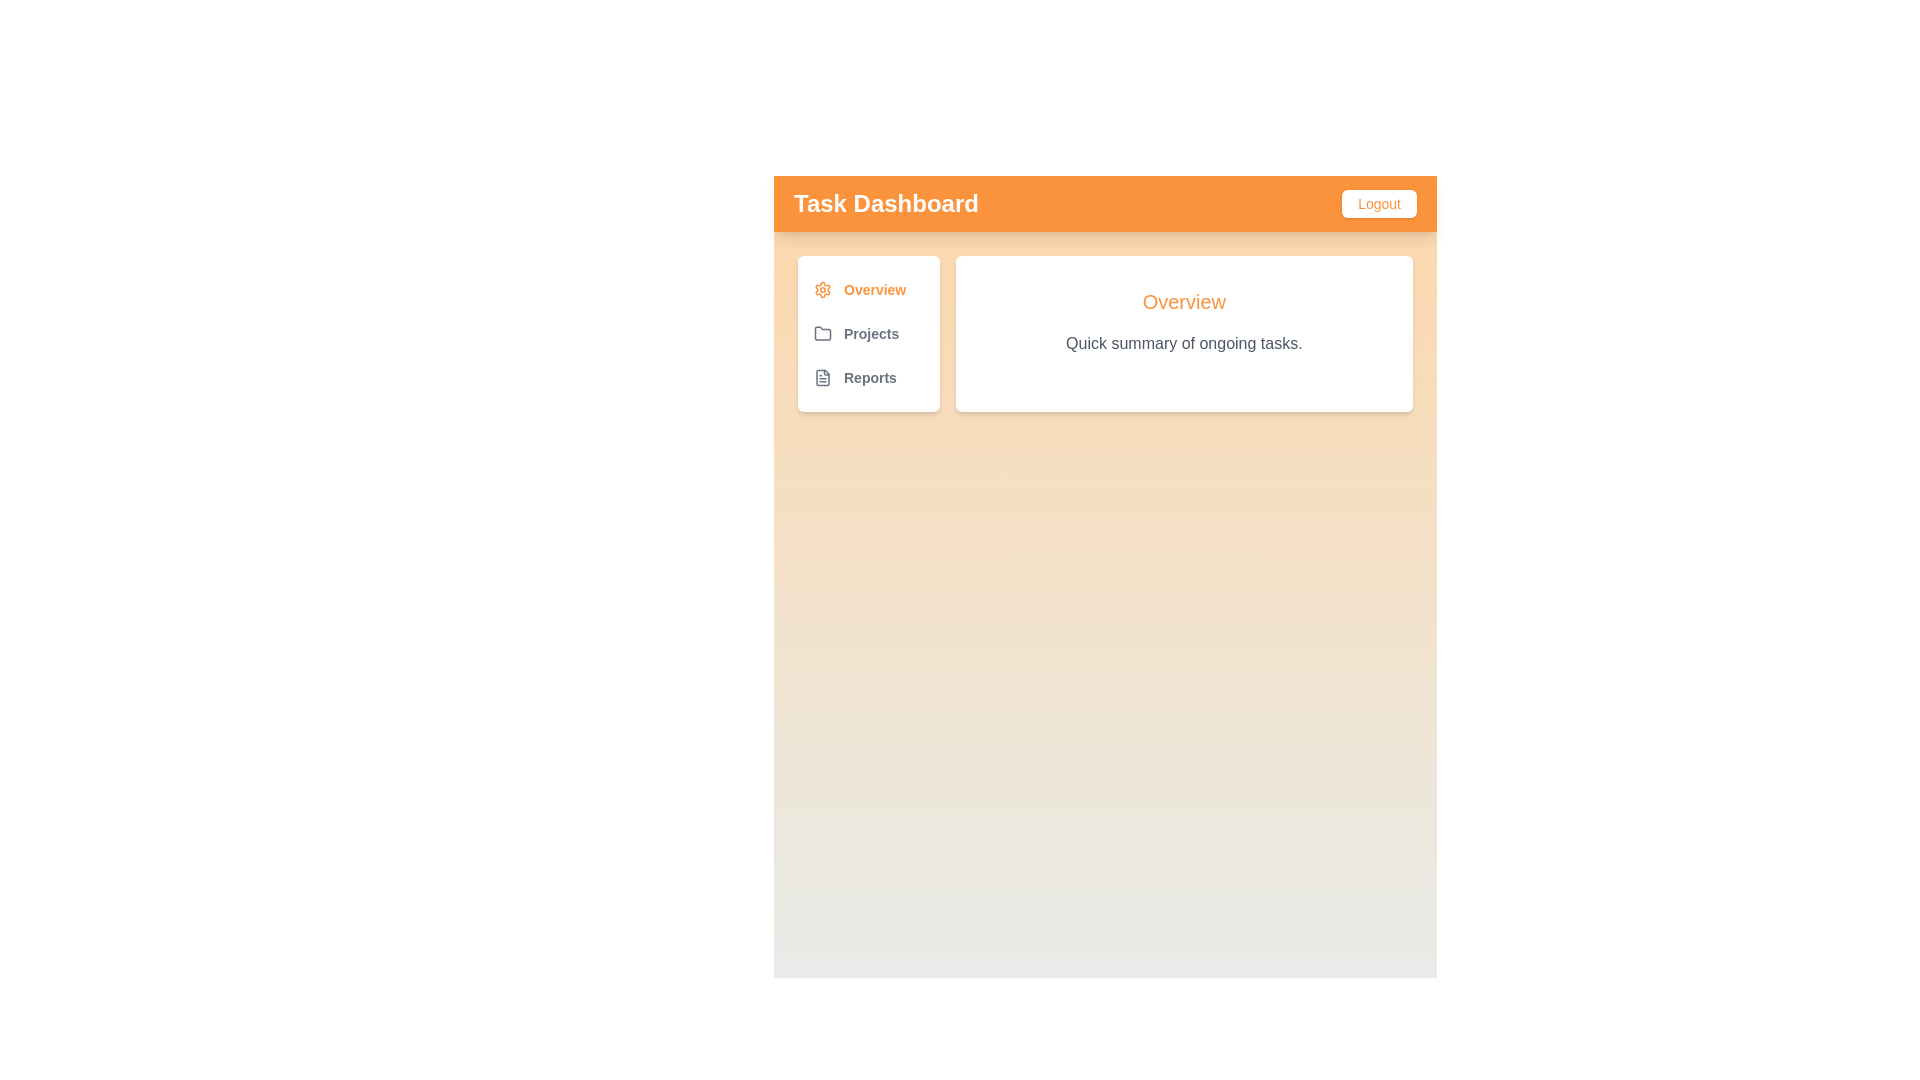 This screenshot has height=1080, width=1920. I want to click on the settings icon located in the 'Overview' section of the left navigation bar, so click(822, 289).